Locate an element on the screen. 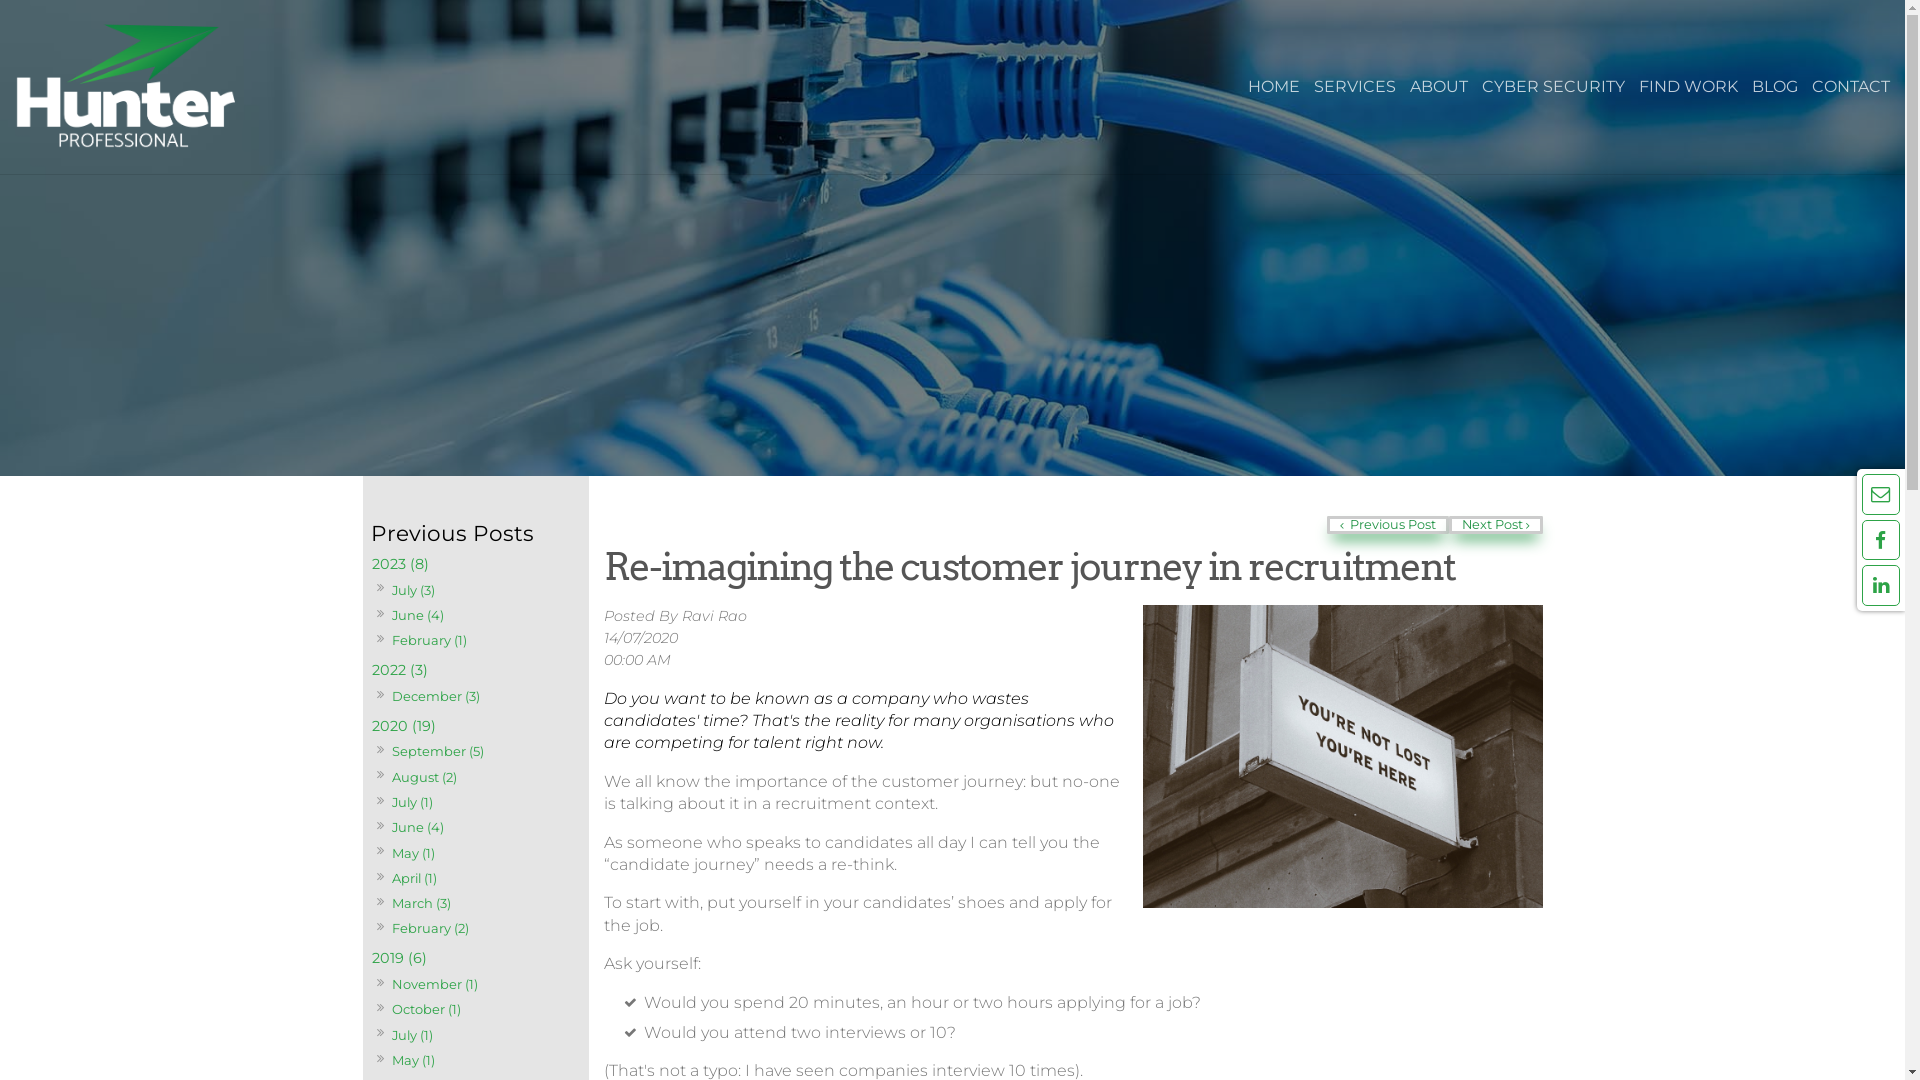  'Previous Post' is located at coordinates (1326, 523).